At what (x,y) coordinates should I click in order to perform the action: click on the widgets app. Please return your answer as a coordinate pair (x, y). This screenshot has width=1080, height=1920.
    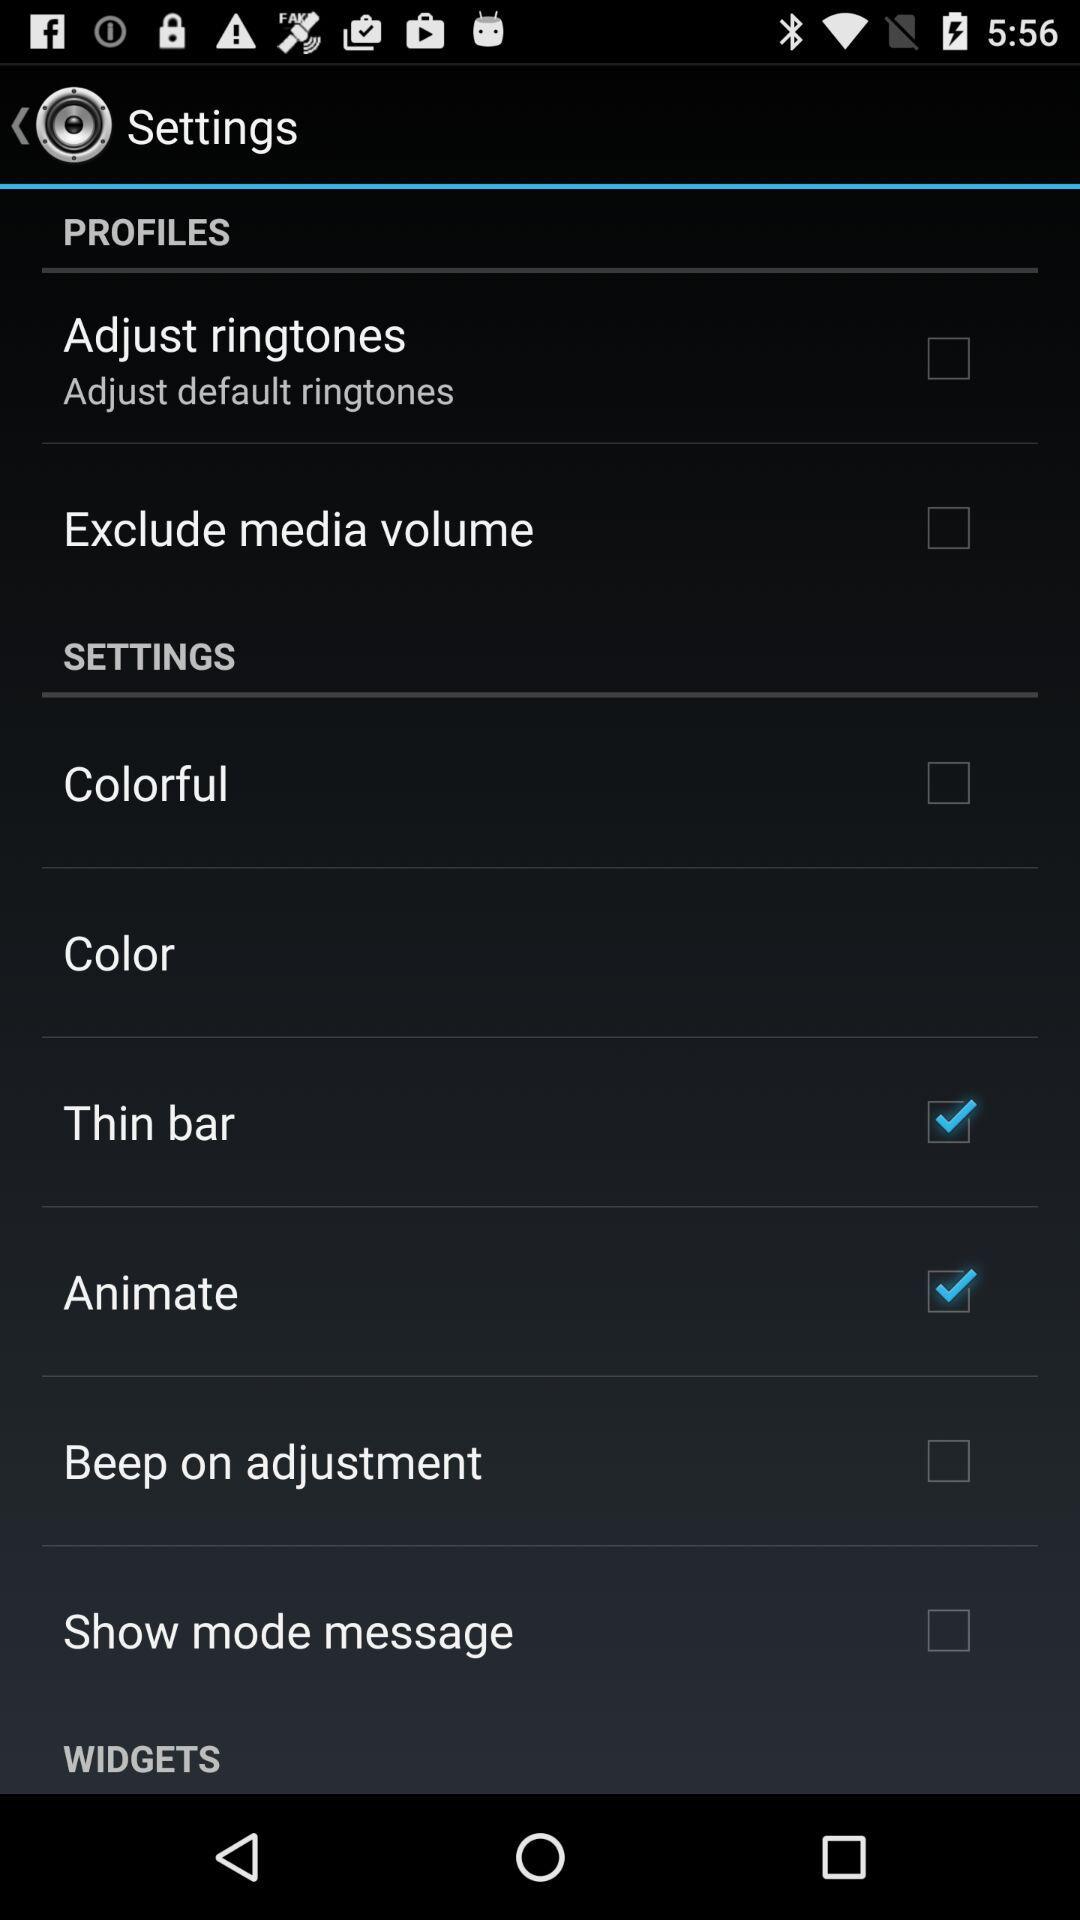
    Looking at the image, I should click on (540, 1754).